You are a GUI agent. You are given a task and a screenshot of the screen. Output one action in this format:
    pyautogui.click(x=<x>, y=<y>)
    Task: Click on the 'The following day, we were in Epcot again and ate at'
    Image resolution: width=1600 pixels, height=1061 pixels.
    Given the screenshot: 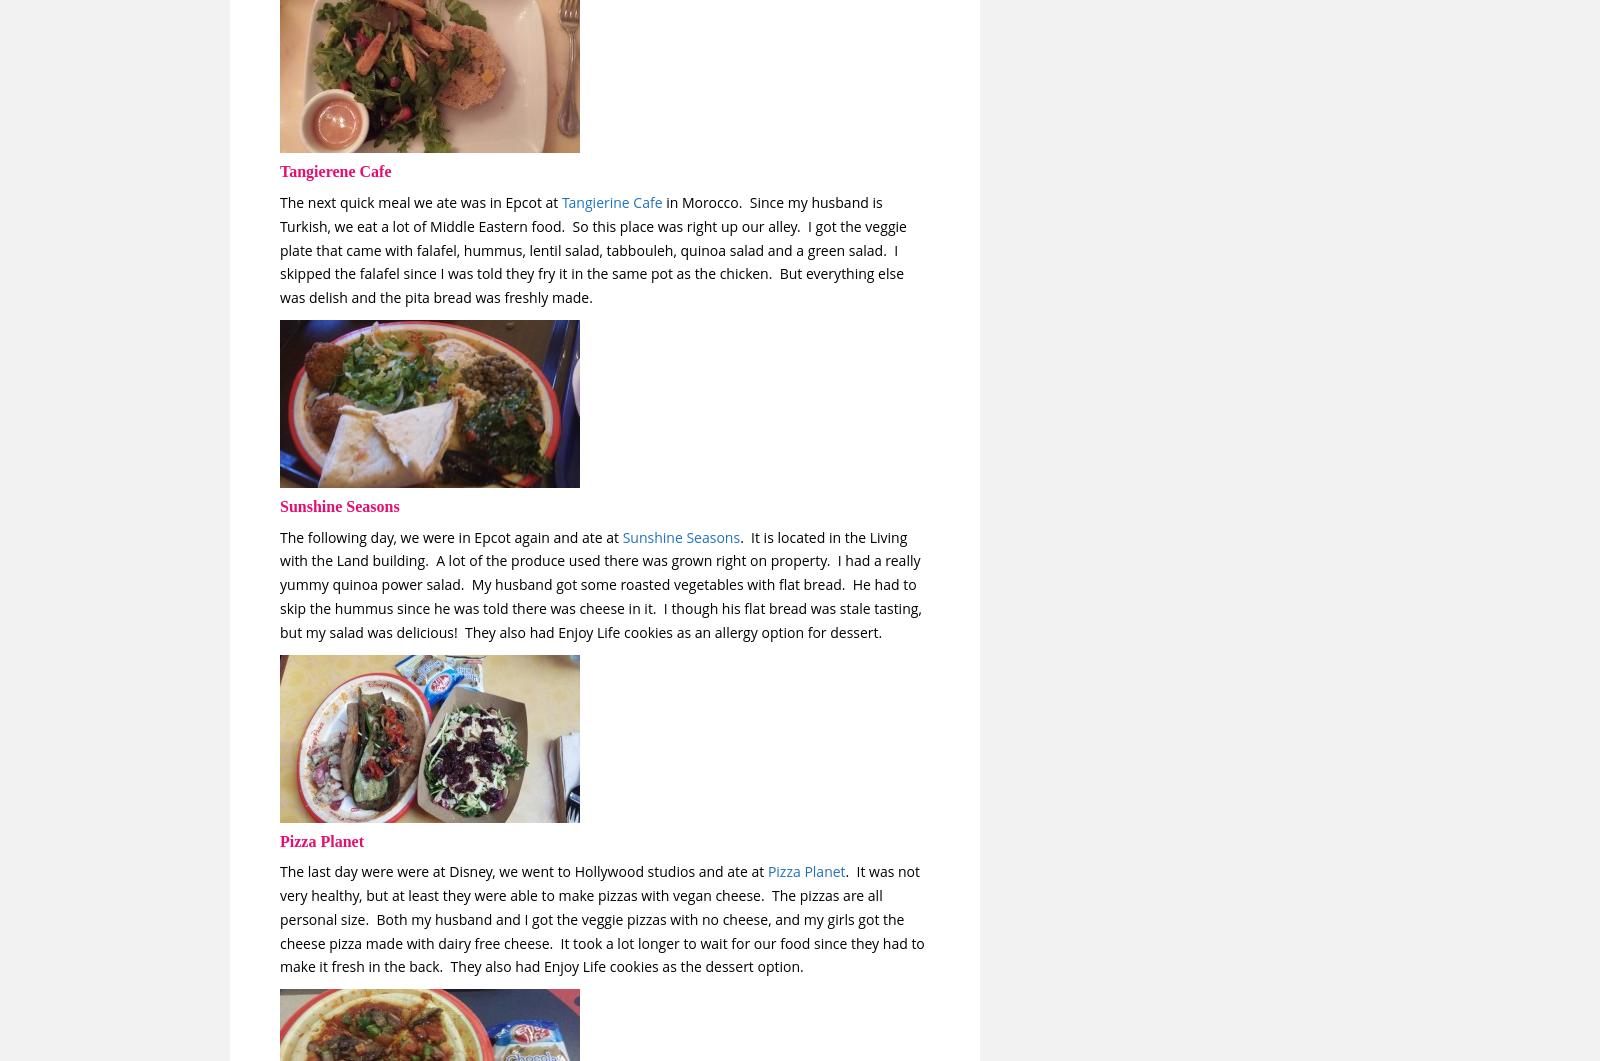 What is the action you would take?
    pyautogui.click(x=450, y=535)
    